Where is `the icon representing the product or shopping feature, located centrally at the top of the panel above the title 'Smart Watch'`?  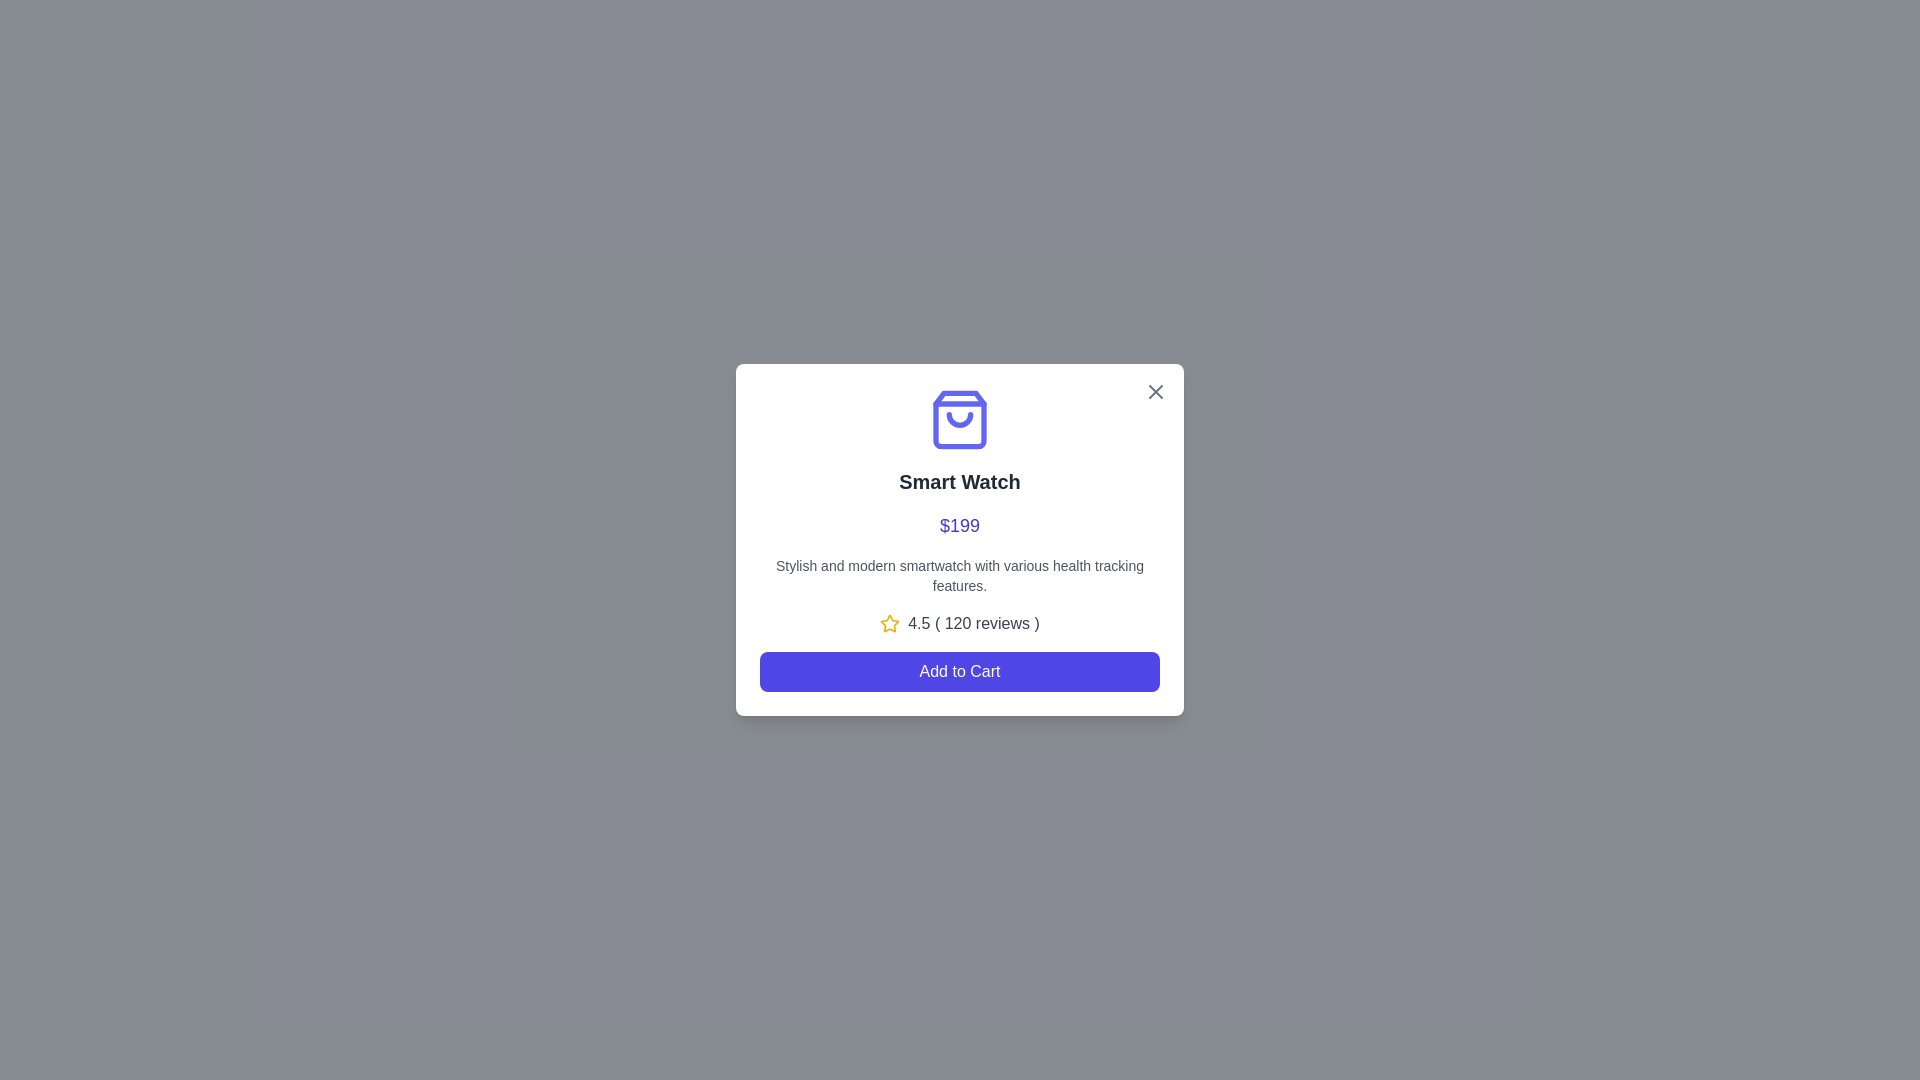
the icon representing the product or shopping feature, located centrally at the top of the panel above the title 'Smart Watch' is located at coordinates (960, 419).